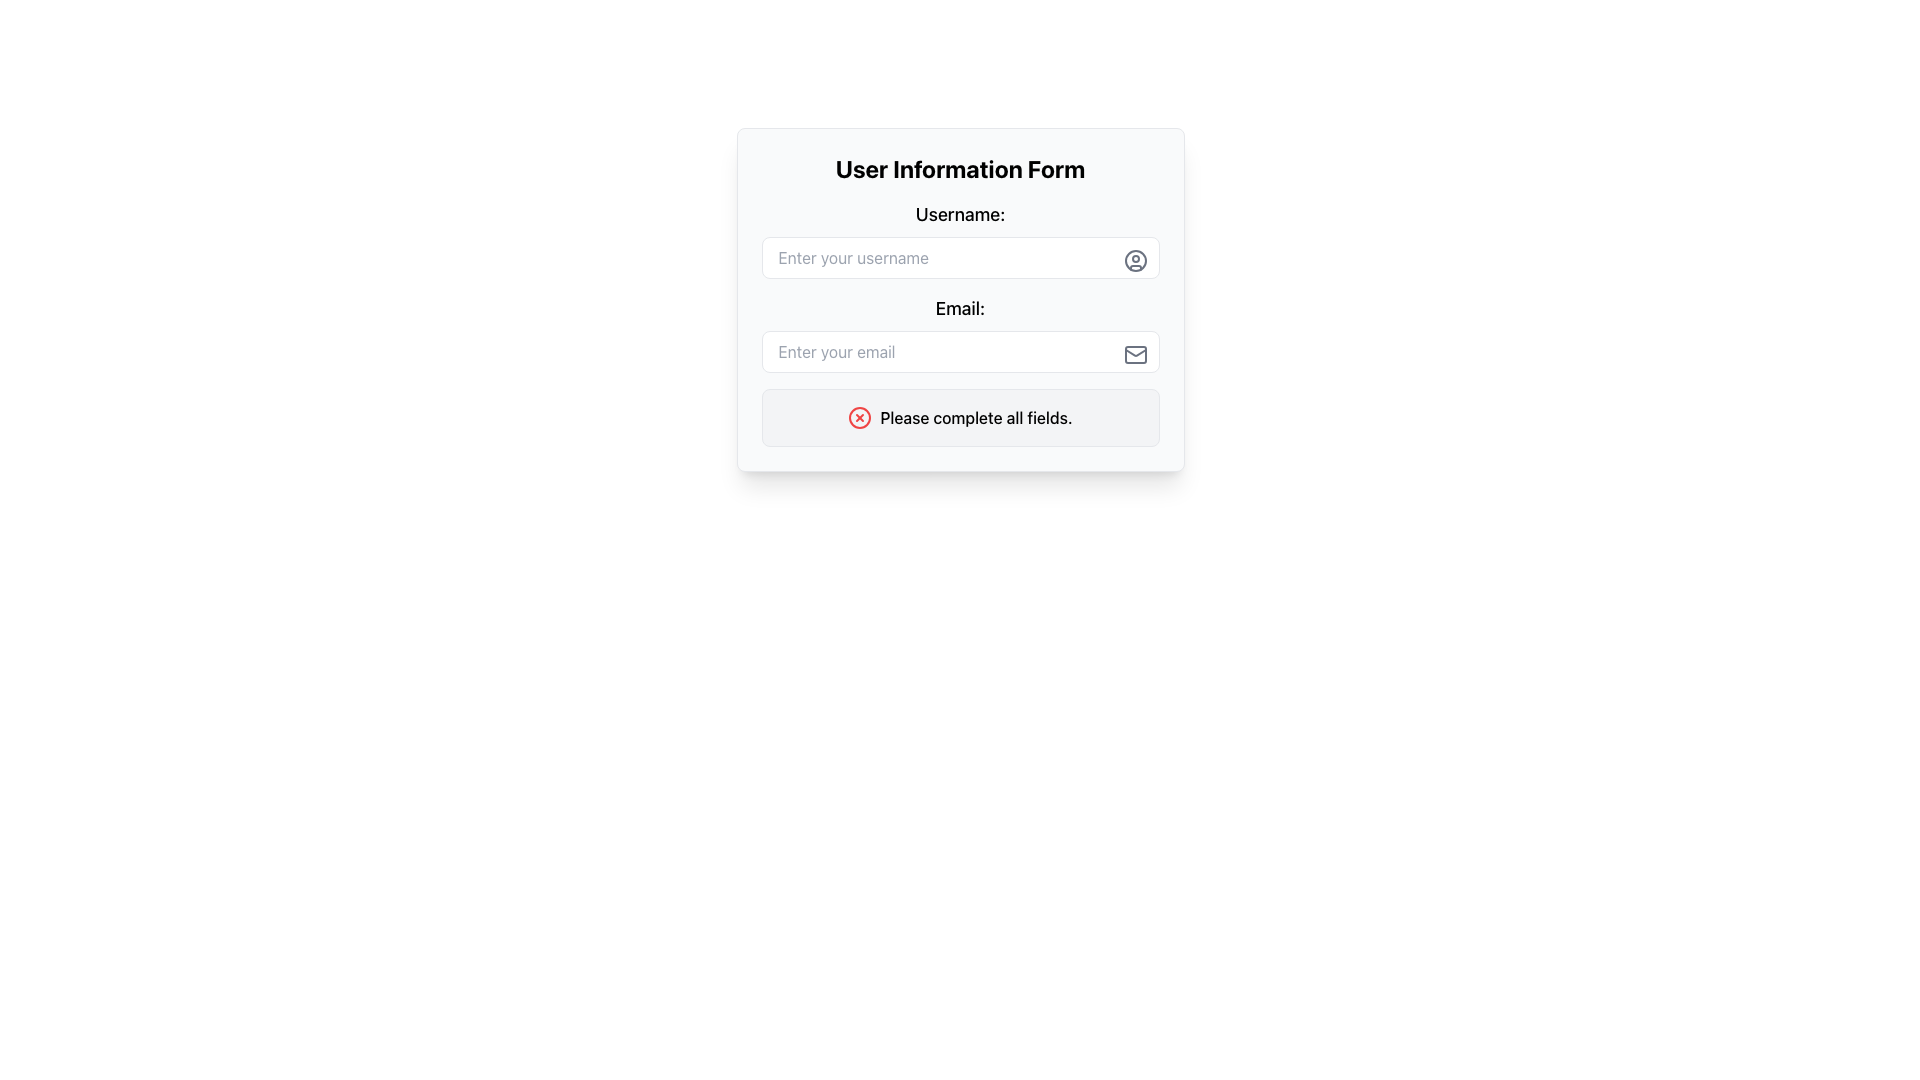 The image size is (1920, 1080). What do you see at coordinates (1135, 353) in the screenshot?
I see `the email field indicator icon located at the far right side of the email input field, which is situated below the username input field` at bounding box center [1135, 353].